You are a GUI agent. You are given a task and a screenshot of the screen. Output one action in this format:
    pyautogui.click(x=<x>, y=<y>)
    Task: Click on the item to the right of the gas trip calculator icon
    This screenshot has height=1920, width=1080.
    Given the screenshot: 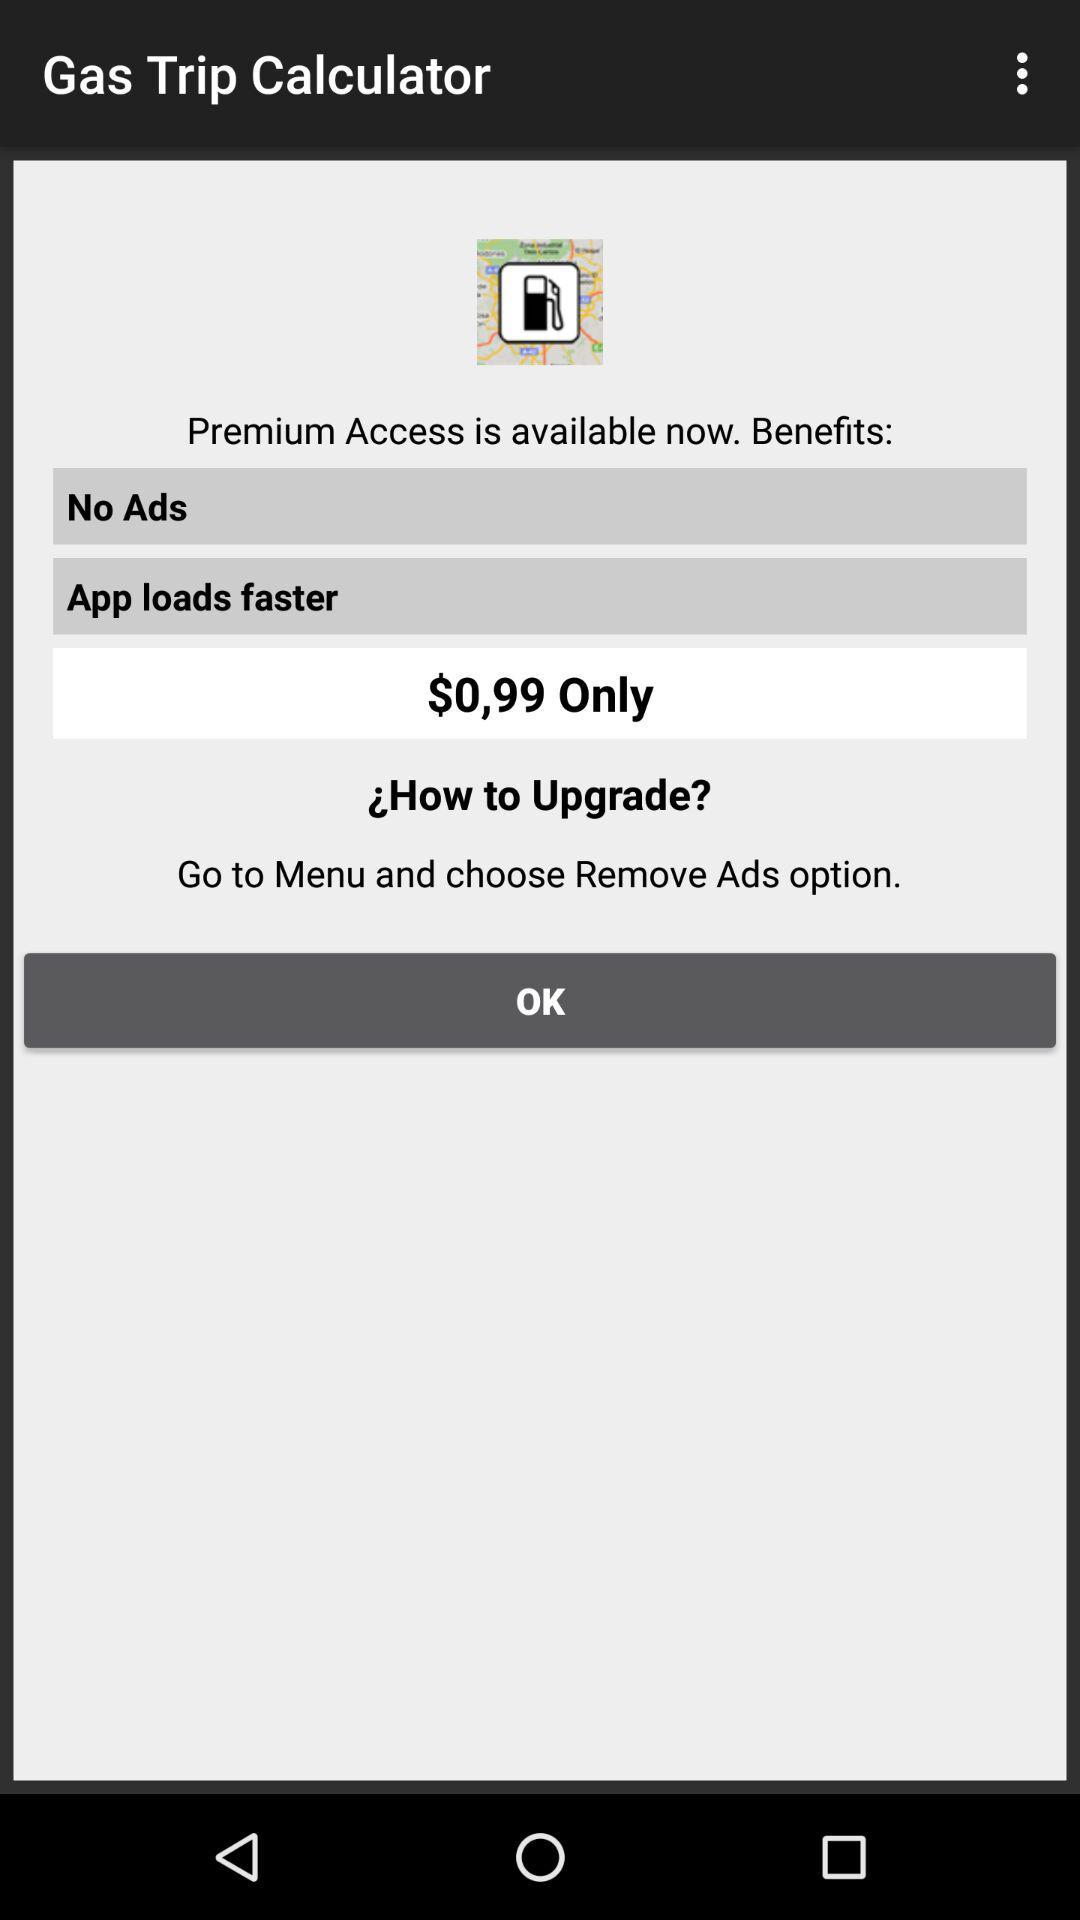 What is the action you would take?
    pyautogui.click(x=1027, y=73)
    